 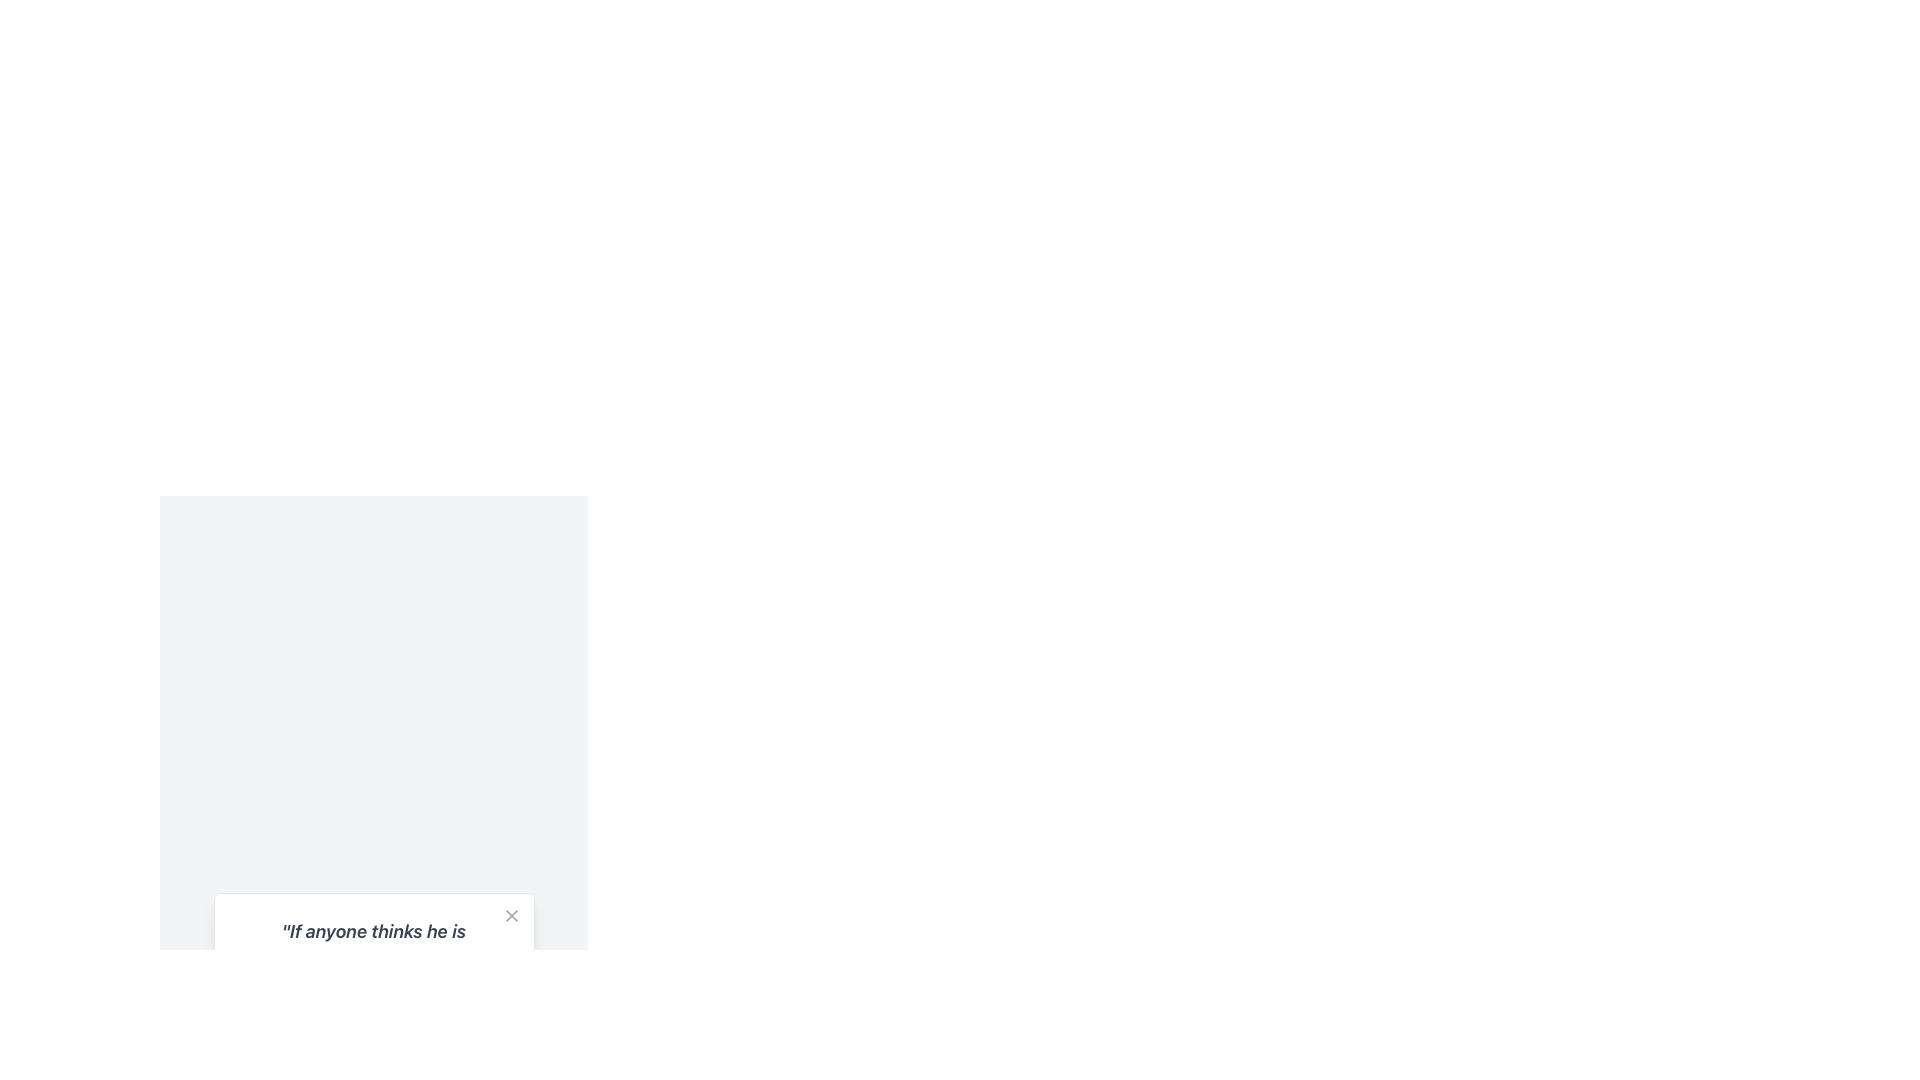 What do you see at coordinates (511, 915) in the screenshot?
I see `the interactive button located at the top-right corner of the card` at bounding box center [511, 915].